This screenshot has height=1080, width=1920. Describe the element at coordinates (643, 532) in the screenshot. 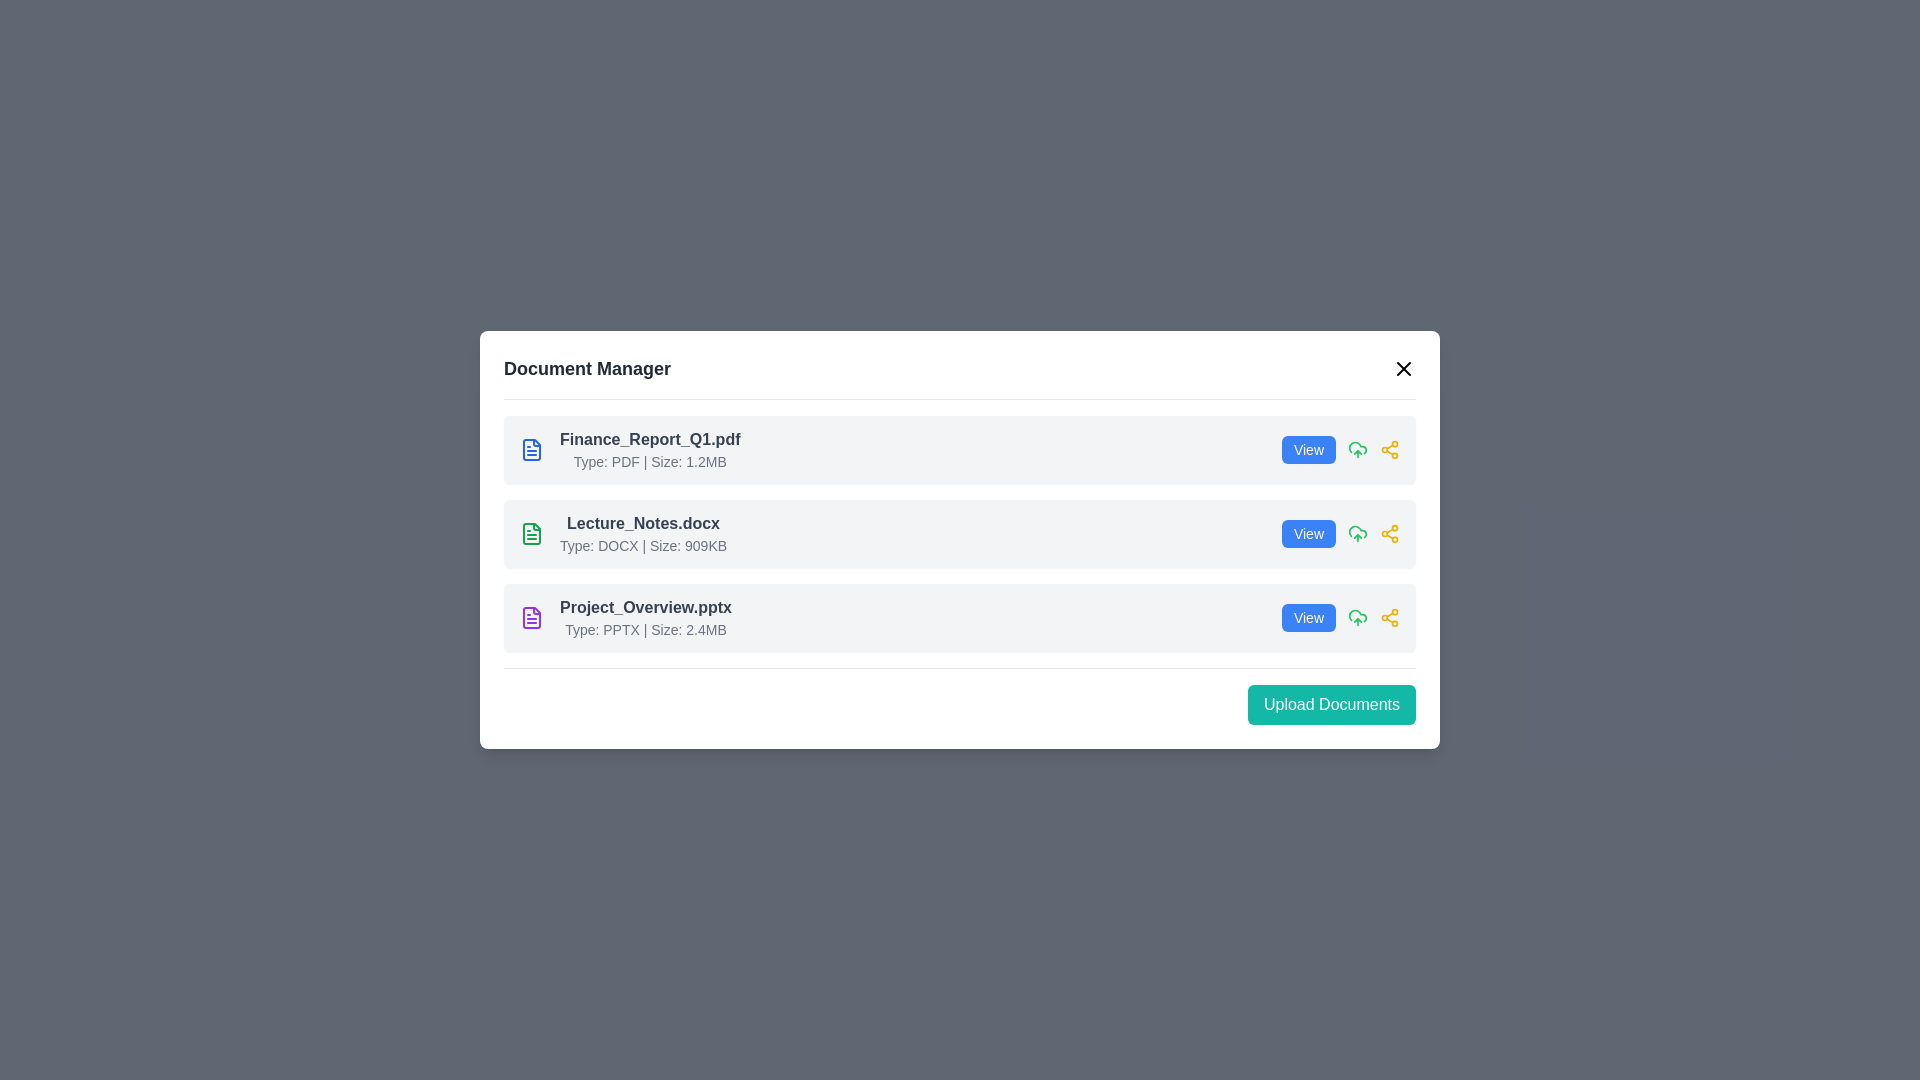

I see `the file descriptor for 'Lecture_Notes.docx'` at that location.